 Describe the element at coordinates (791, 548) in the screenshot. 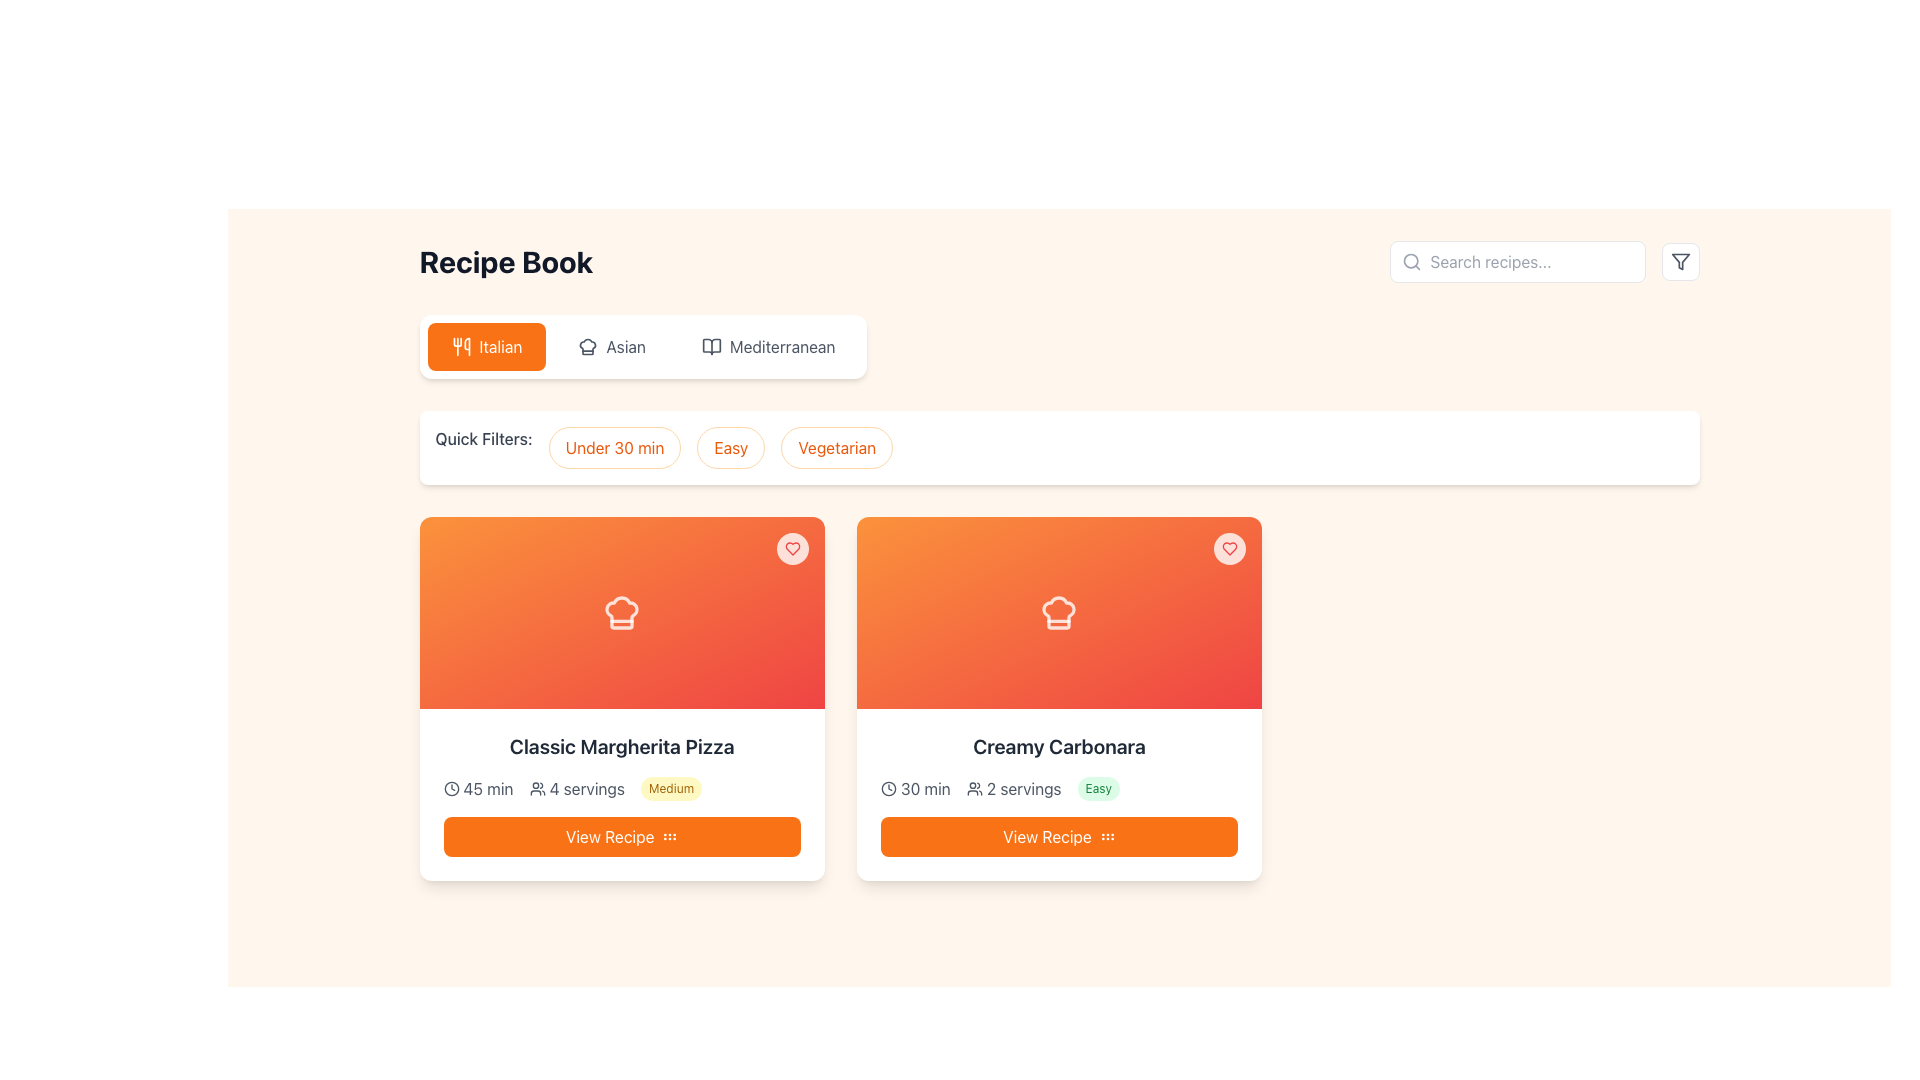

I see `the heart button in the upper-right corner of the 'Classic Margherita Pizza' recipe card to favorite the recipe` at that location.